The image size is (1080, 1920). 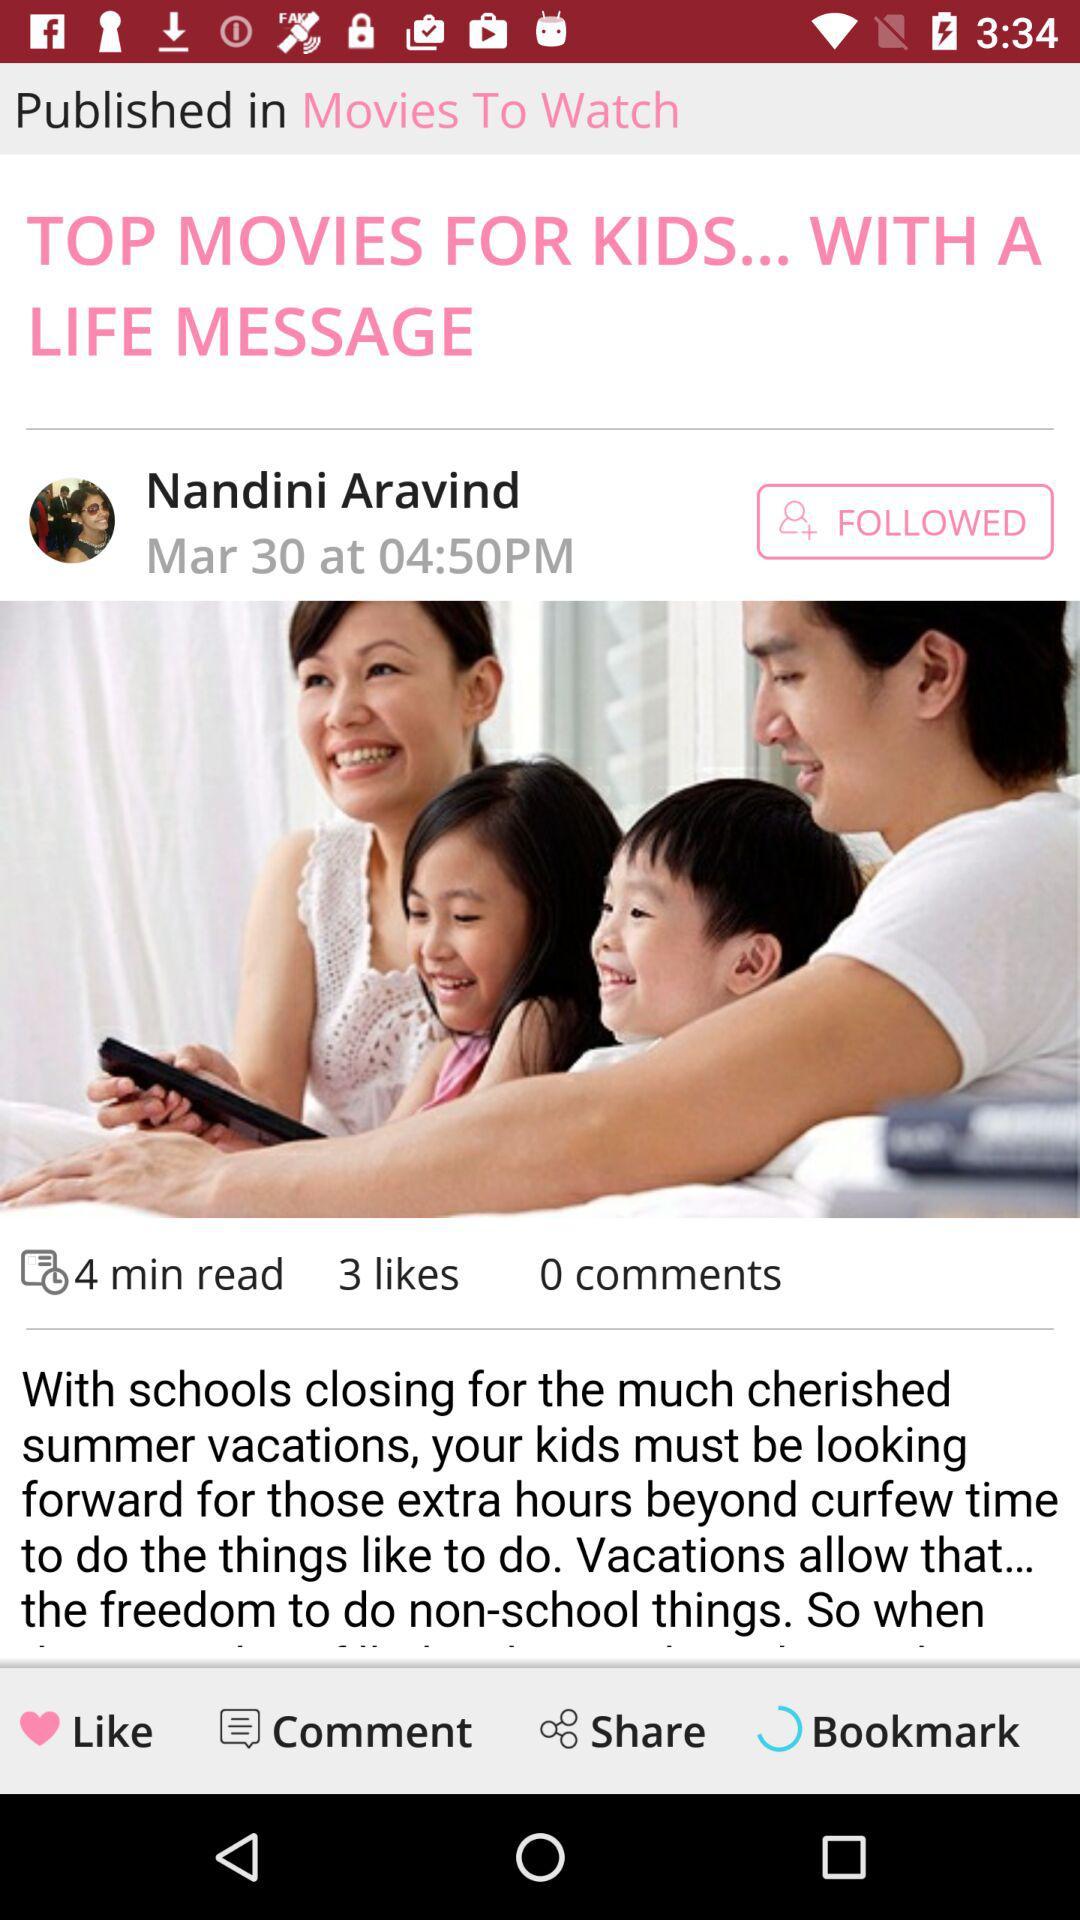 I want to click on the share icon, so click(x=558, y=1727).